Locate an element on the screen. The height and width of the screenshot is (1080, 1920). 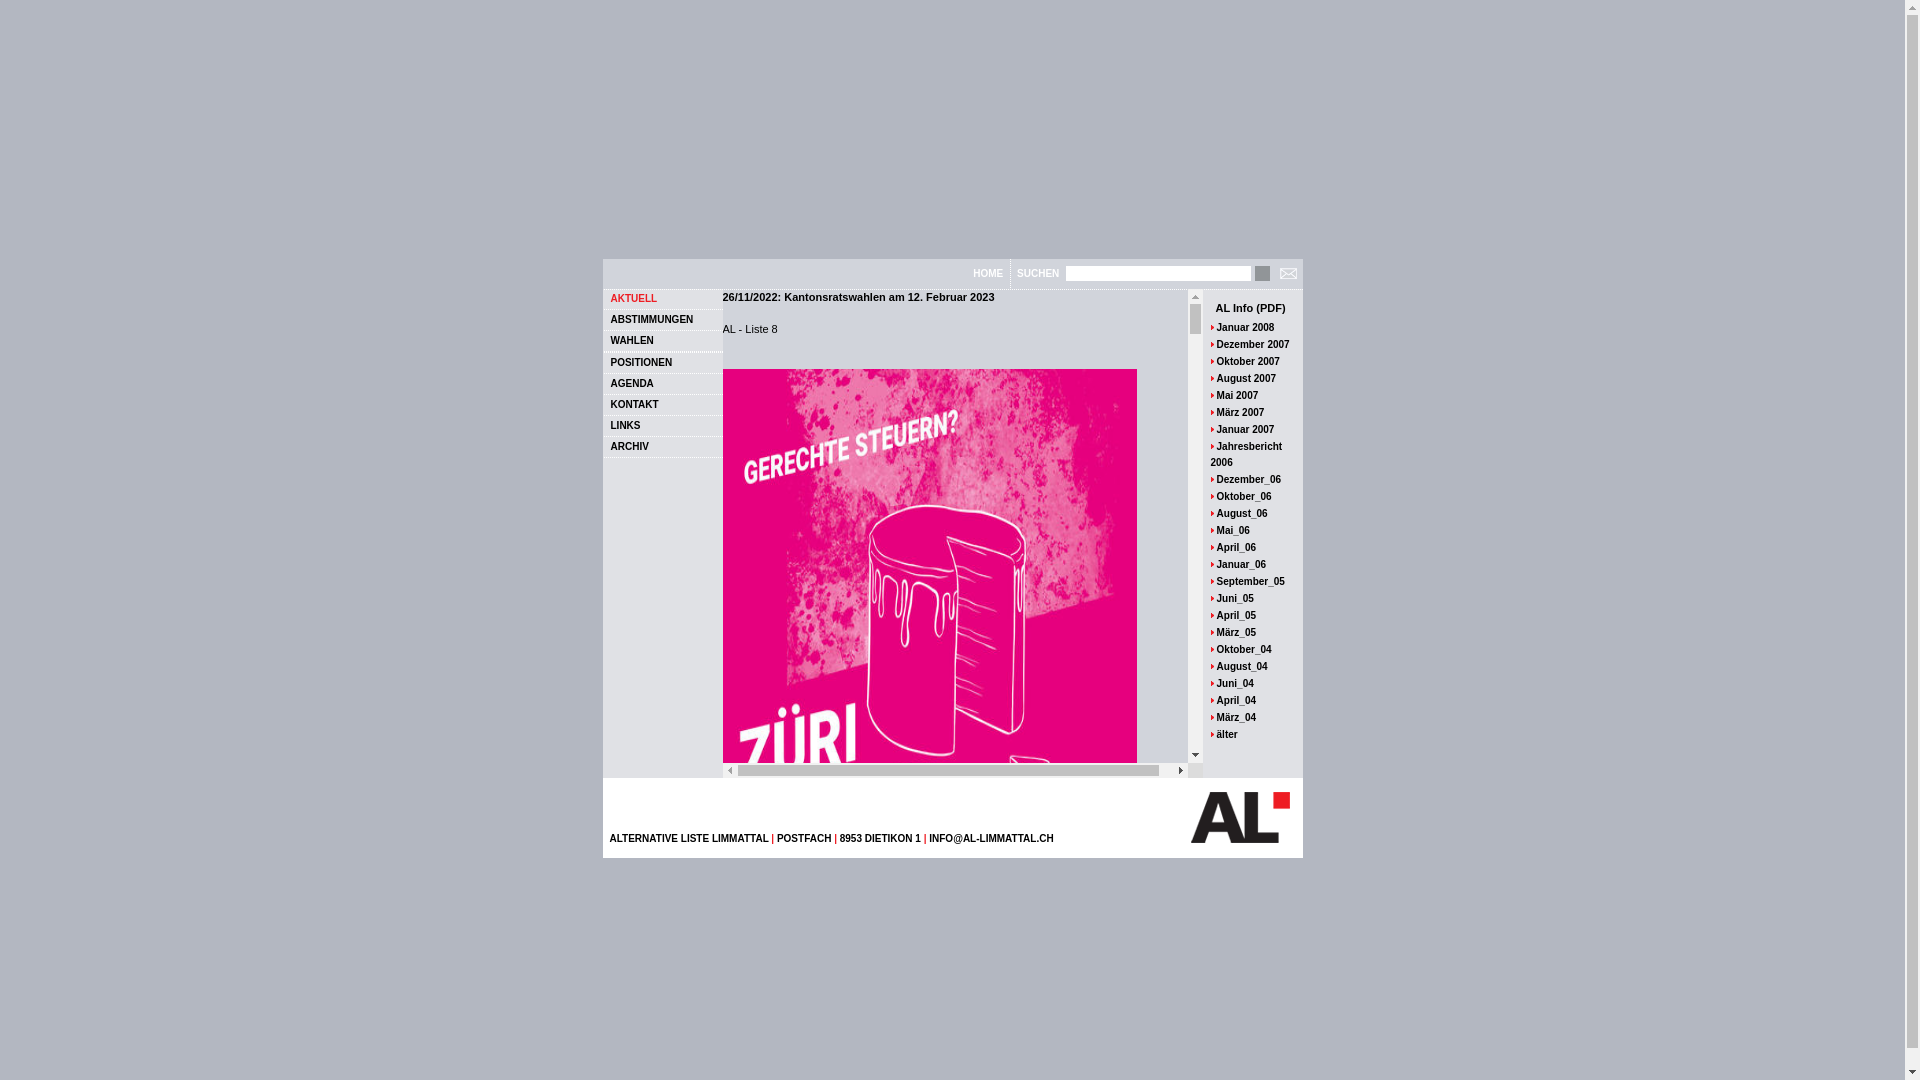
'Januar 2007' is located at coordinates (1216, 428).